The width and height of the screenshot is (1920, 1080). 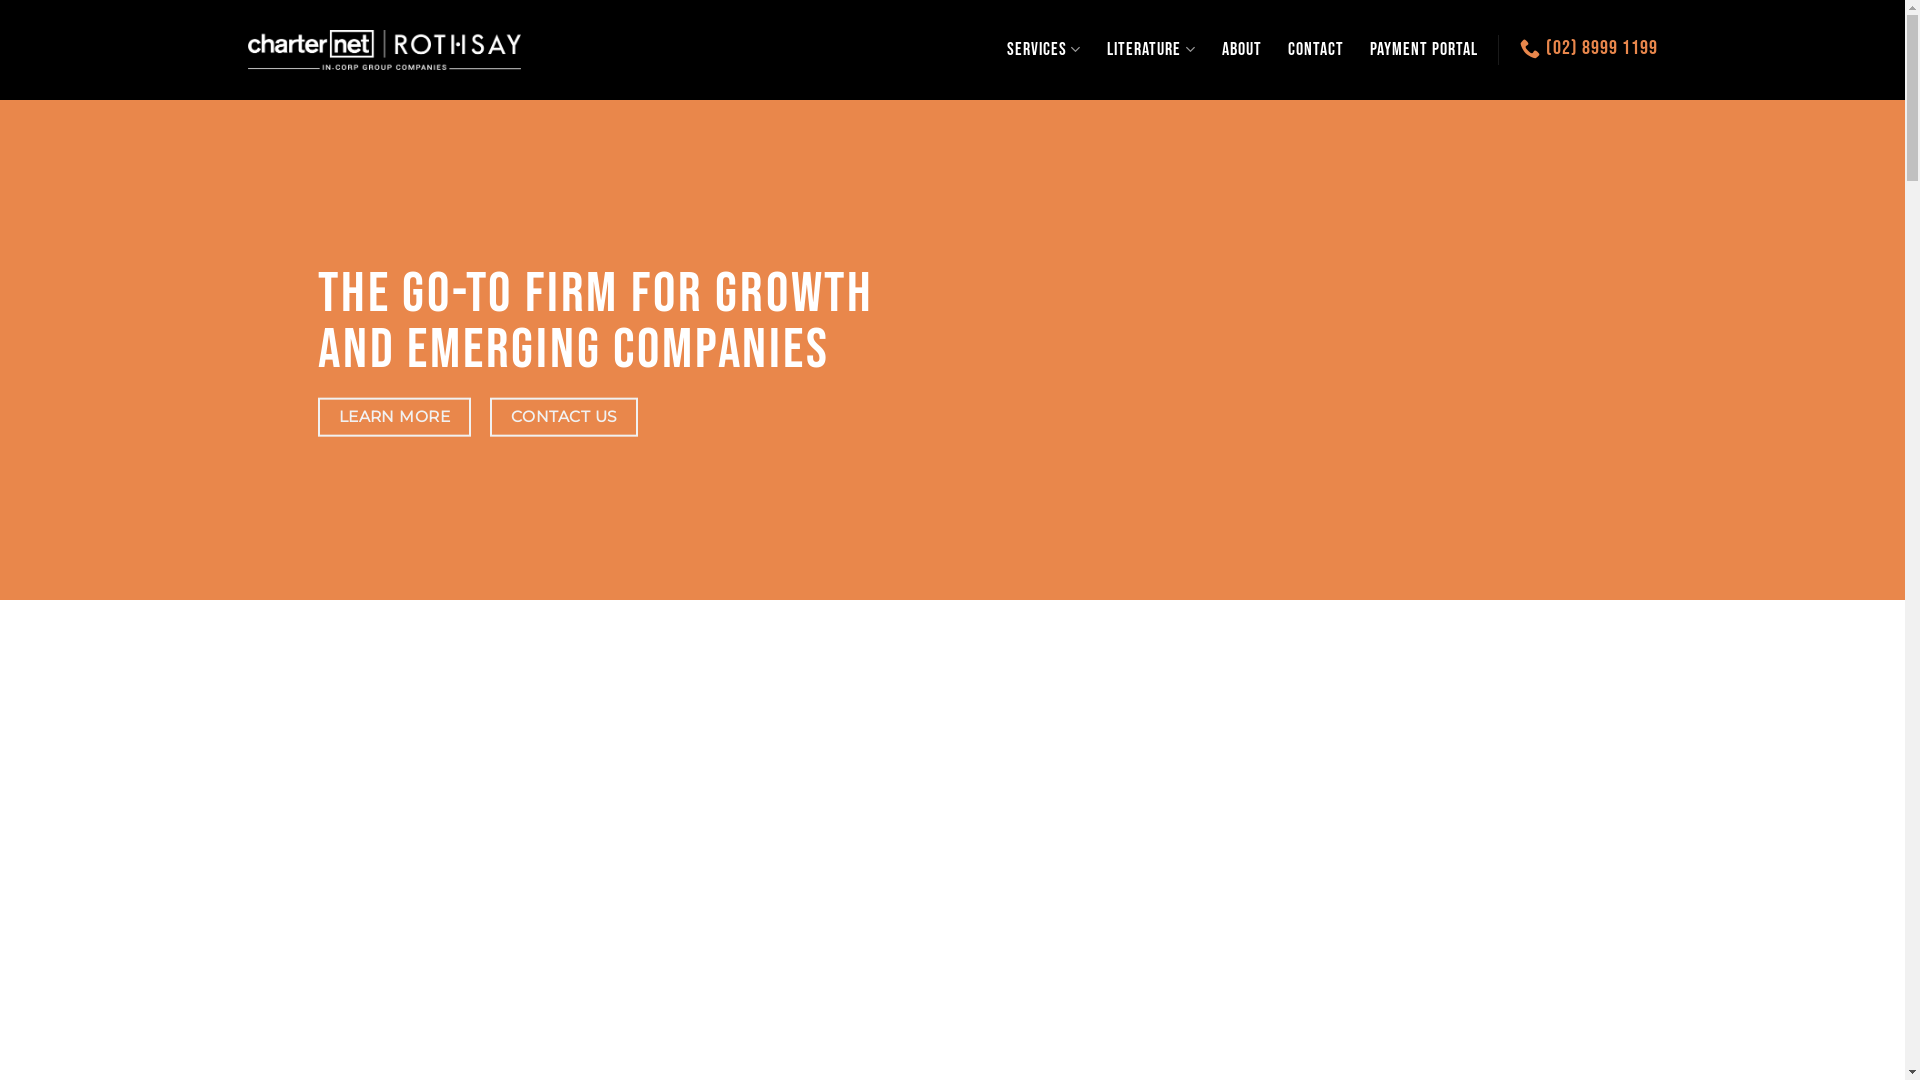 I want to click on '(02) 8999 1199', so click(x=1587, y=46).